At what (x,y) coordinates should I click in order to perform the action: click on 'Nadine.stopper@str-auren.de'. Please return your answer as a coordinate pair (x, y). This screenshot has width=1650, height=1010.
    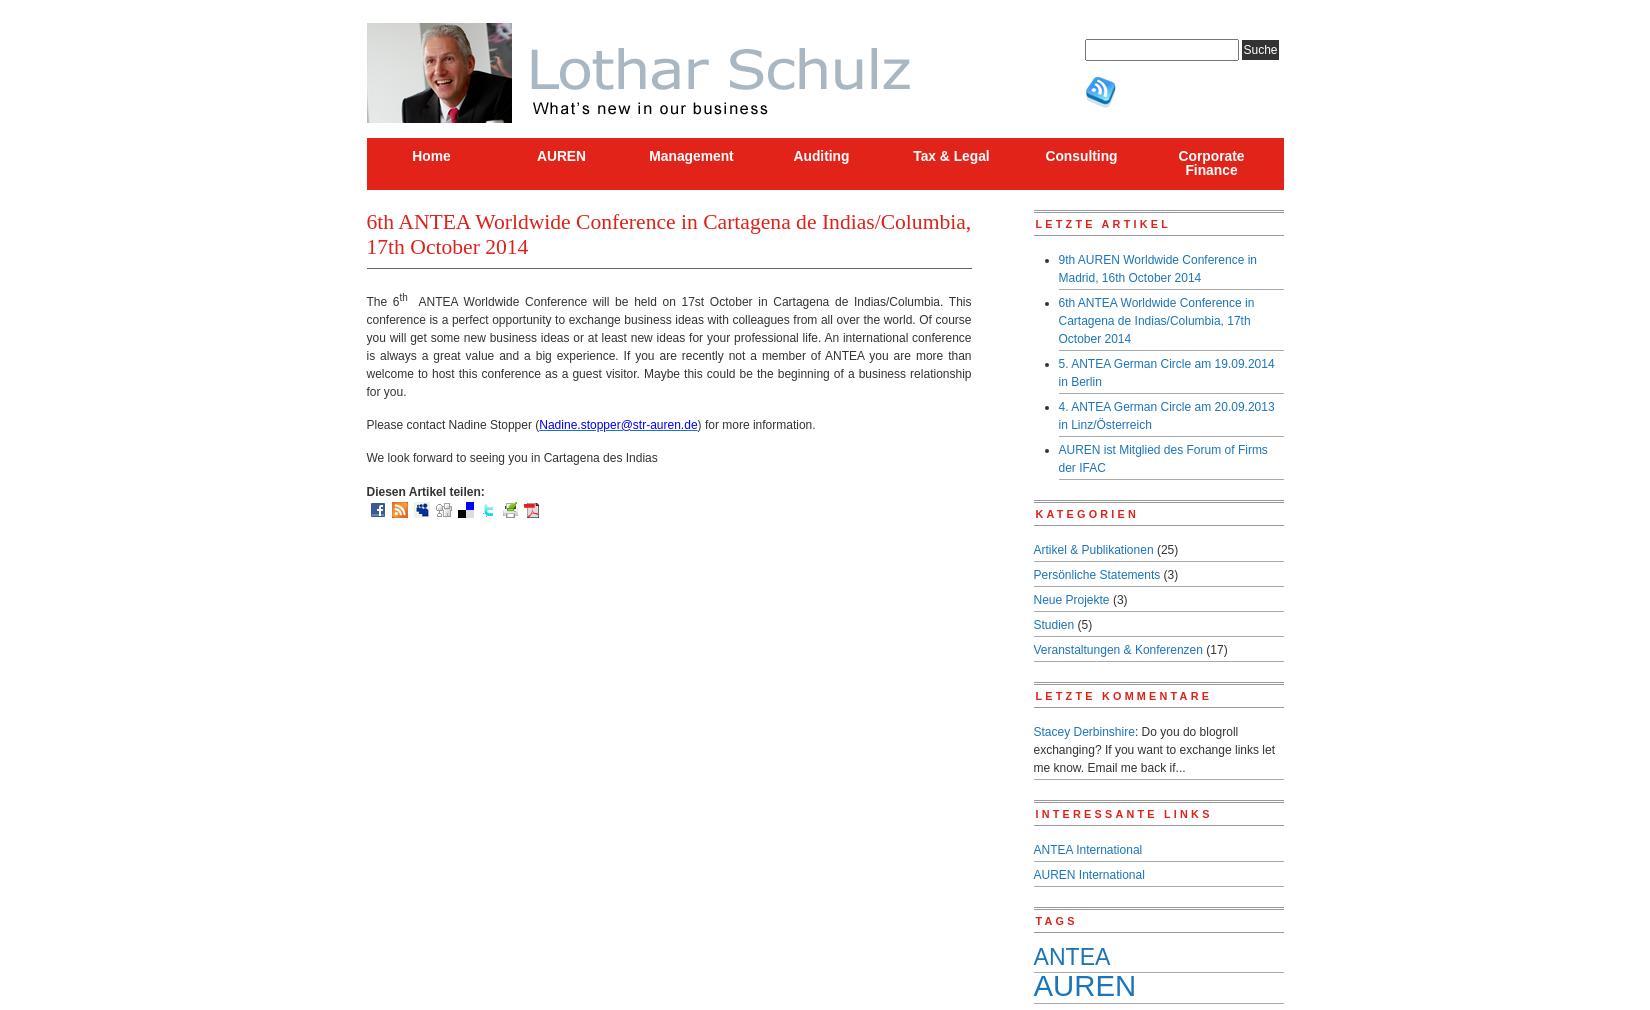
    Looking at the image, I should click on (538, 423).